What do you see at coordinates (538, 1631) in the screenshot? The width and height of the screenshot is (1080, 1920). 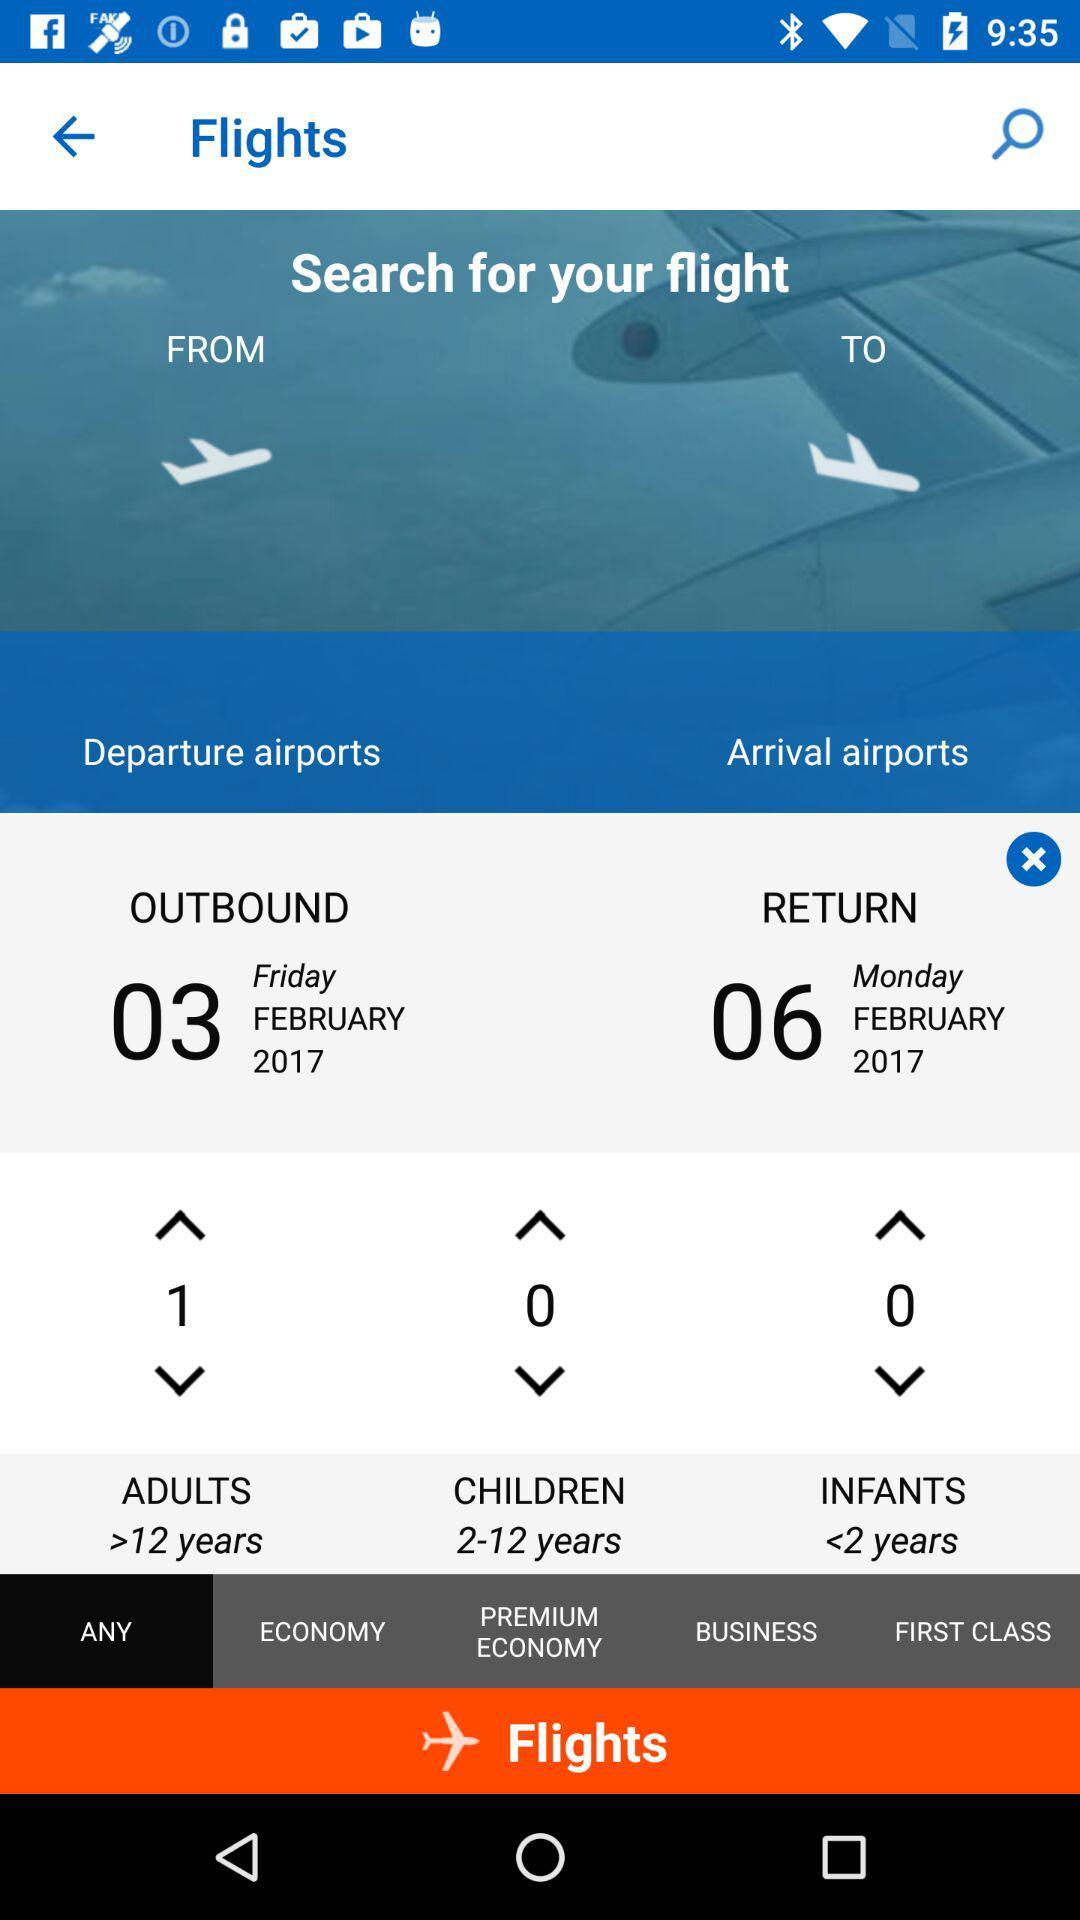 I see `icon next to the economy item` at bounding box center [538, 1631].